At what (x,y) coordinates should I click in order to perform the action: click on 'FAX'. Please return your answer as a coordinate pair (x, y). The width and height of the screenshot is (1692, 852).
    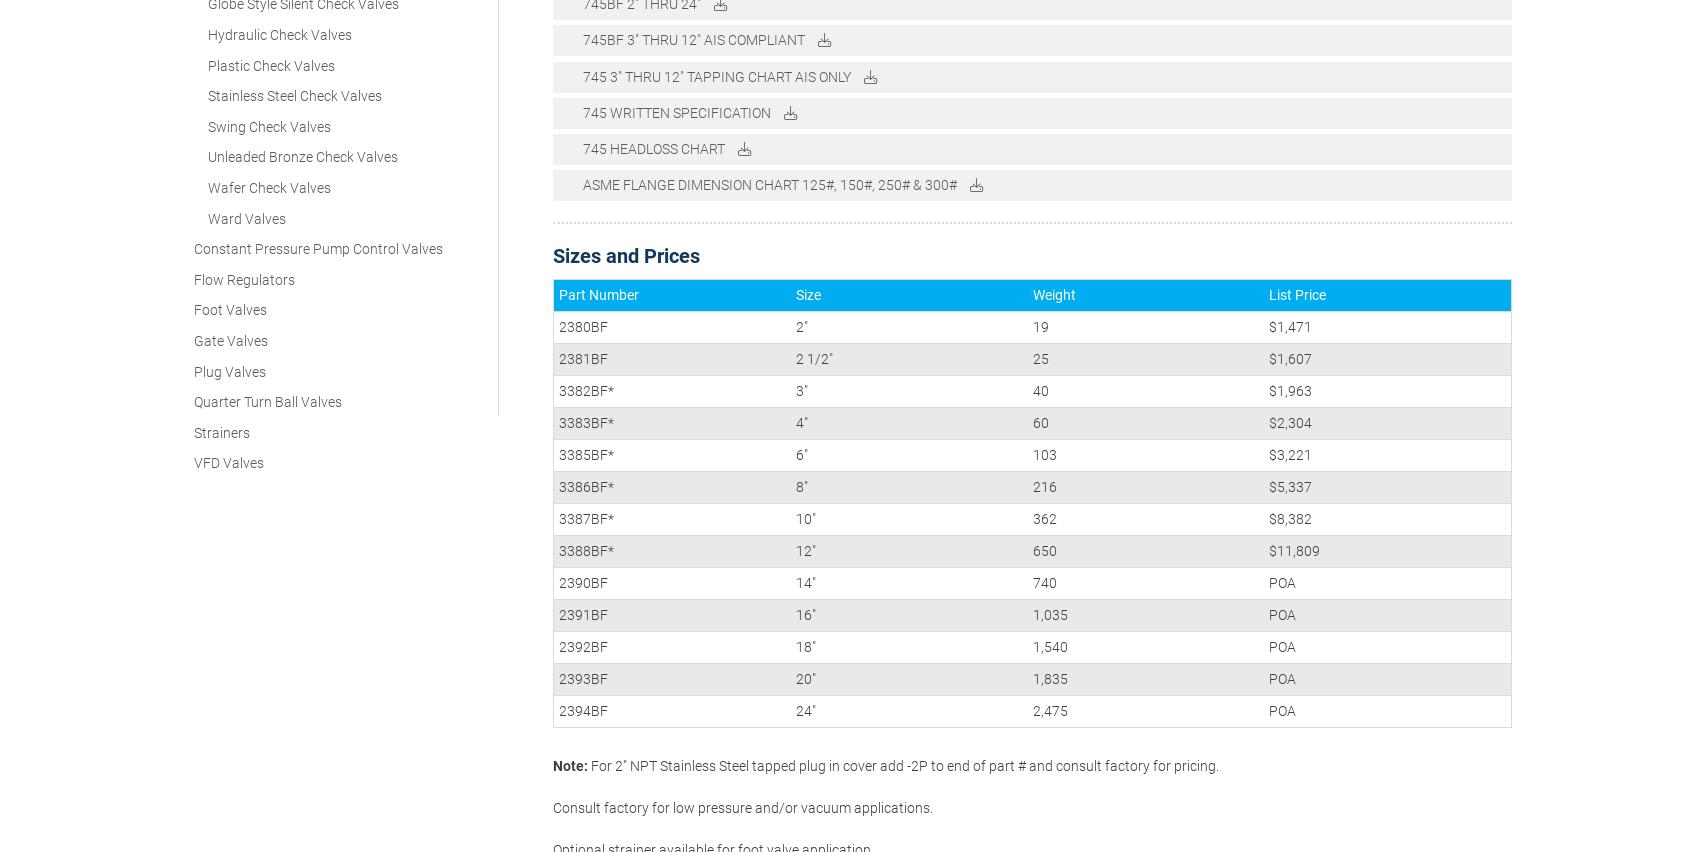
    Looking at the image, I should click on (1204, 784).